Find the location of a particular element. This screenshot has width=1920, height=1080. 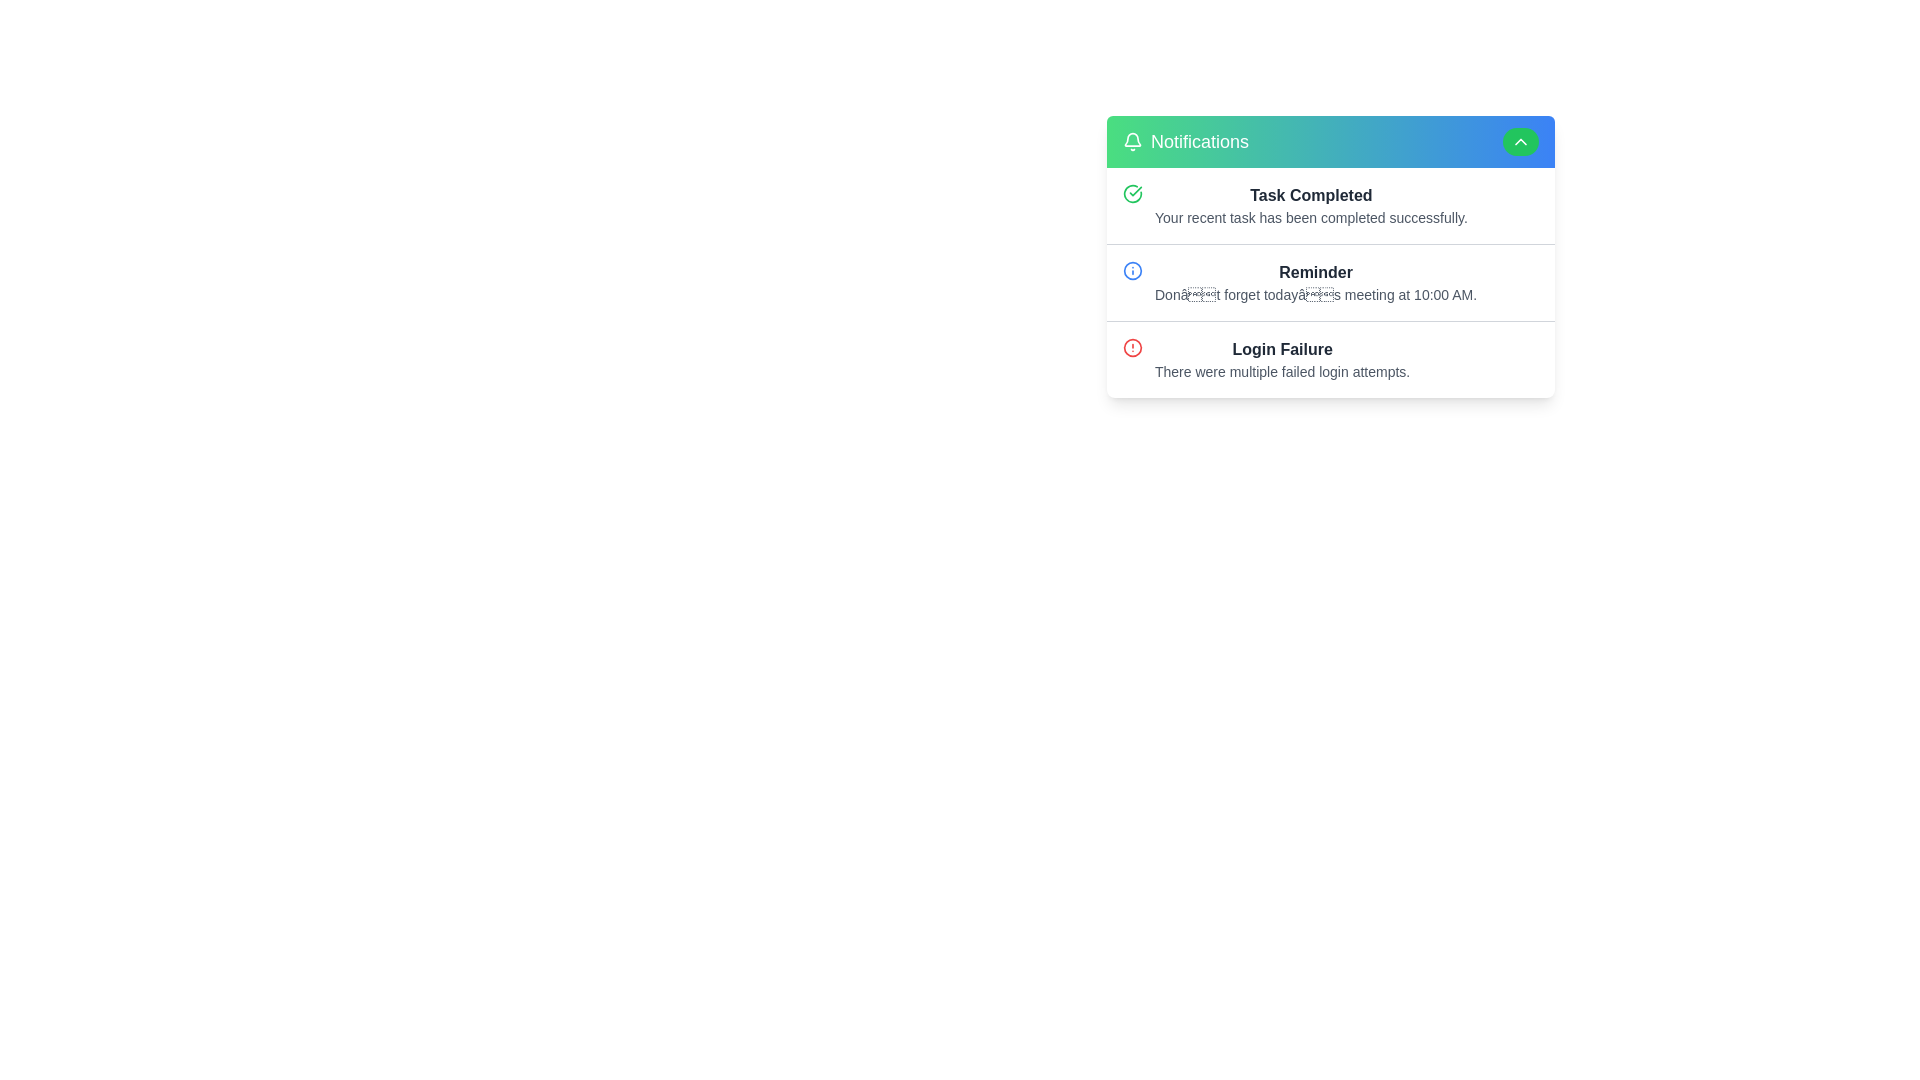

the 'Notifications' label, which displays the word in a medium-sized font with a green-to-blue gradient background, located at the top-left corner of the pop-up notifications panel is located at coordinates (1200, 141).